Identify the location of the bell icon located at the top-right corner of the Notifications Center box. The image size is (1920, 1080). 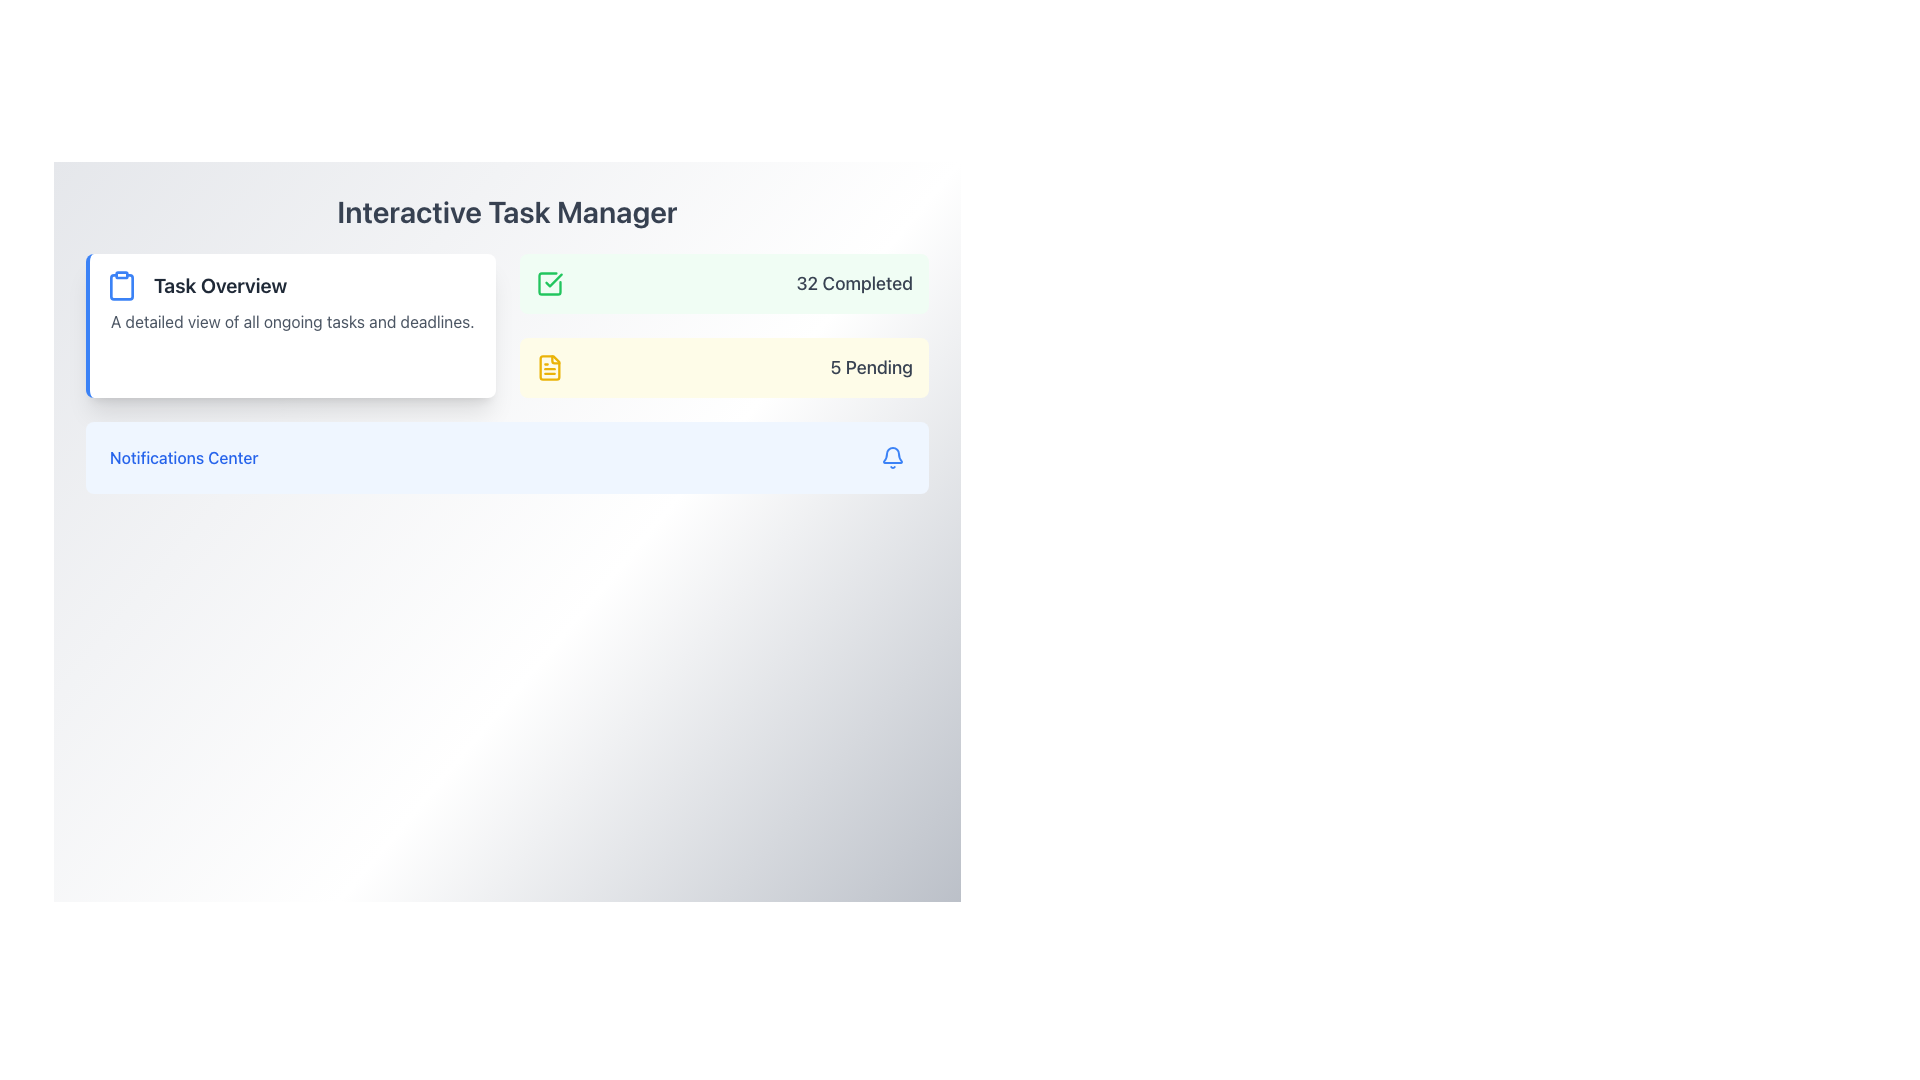
(891, 458).